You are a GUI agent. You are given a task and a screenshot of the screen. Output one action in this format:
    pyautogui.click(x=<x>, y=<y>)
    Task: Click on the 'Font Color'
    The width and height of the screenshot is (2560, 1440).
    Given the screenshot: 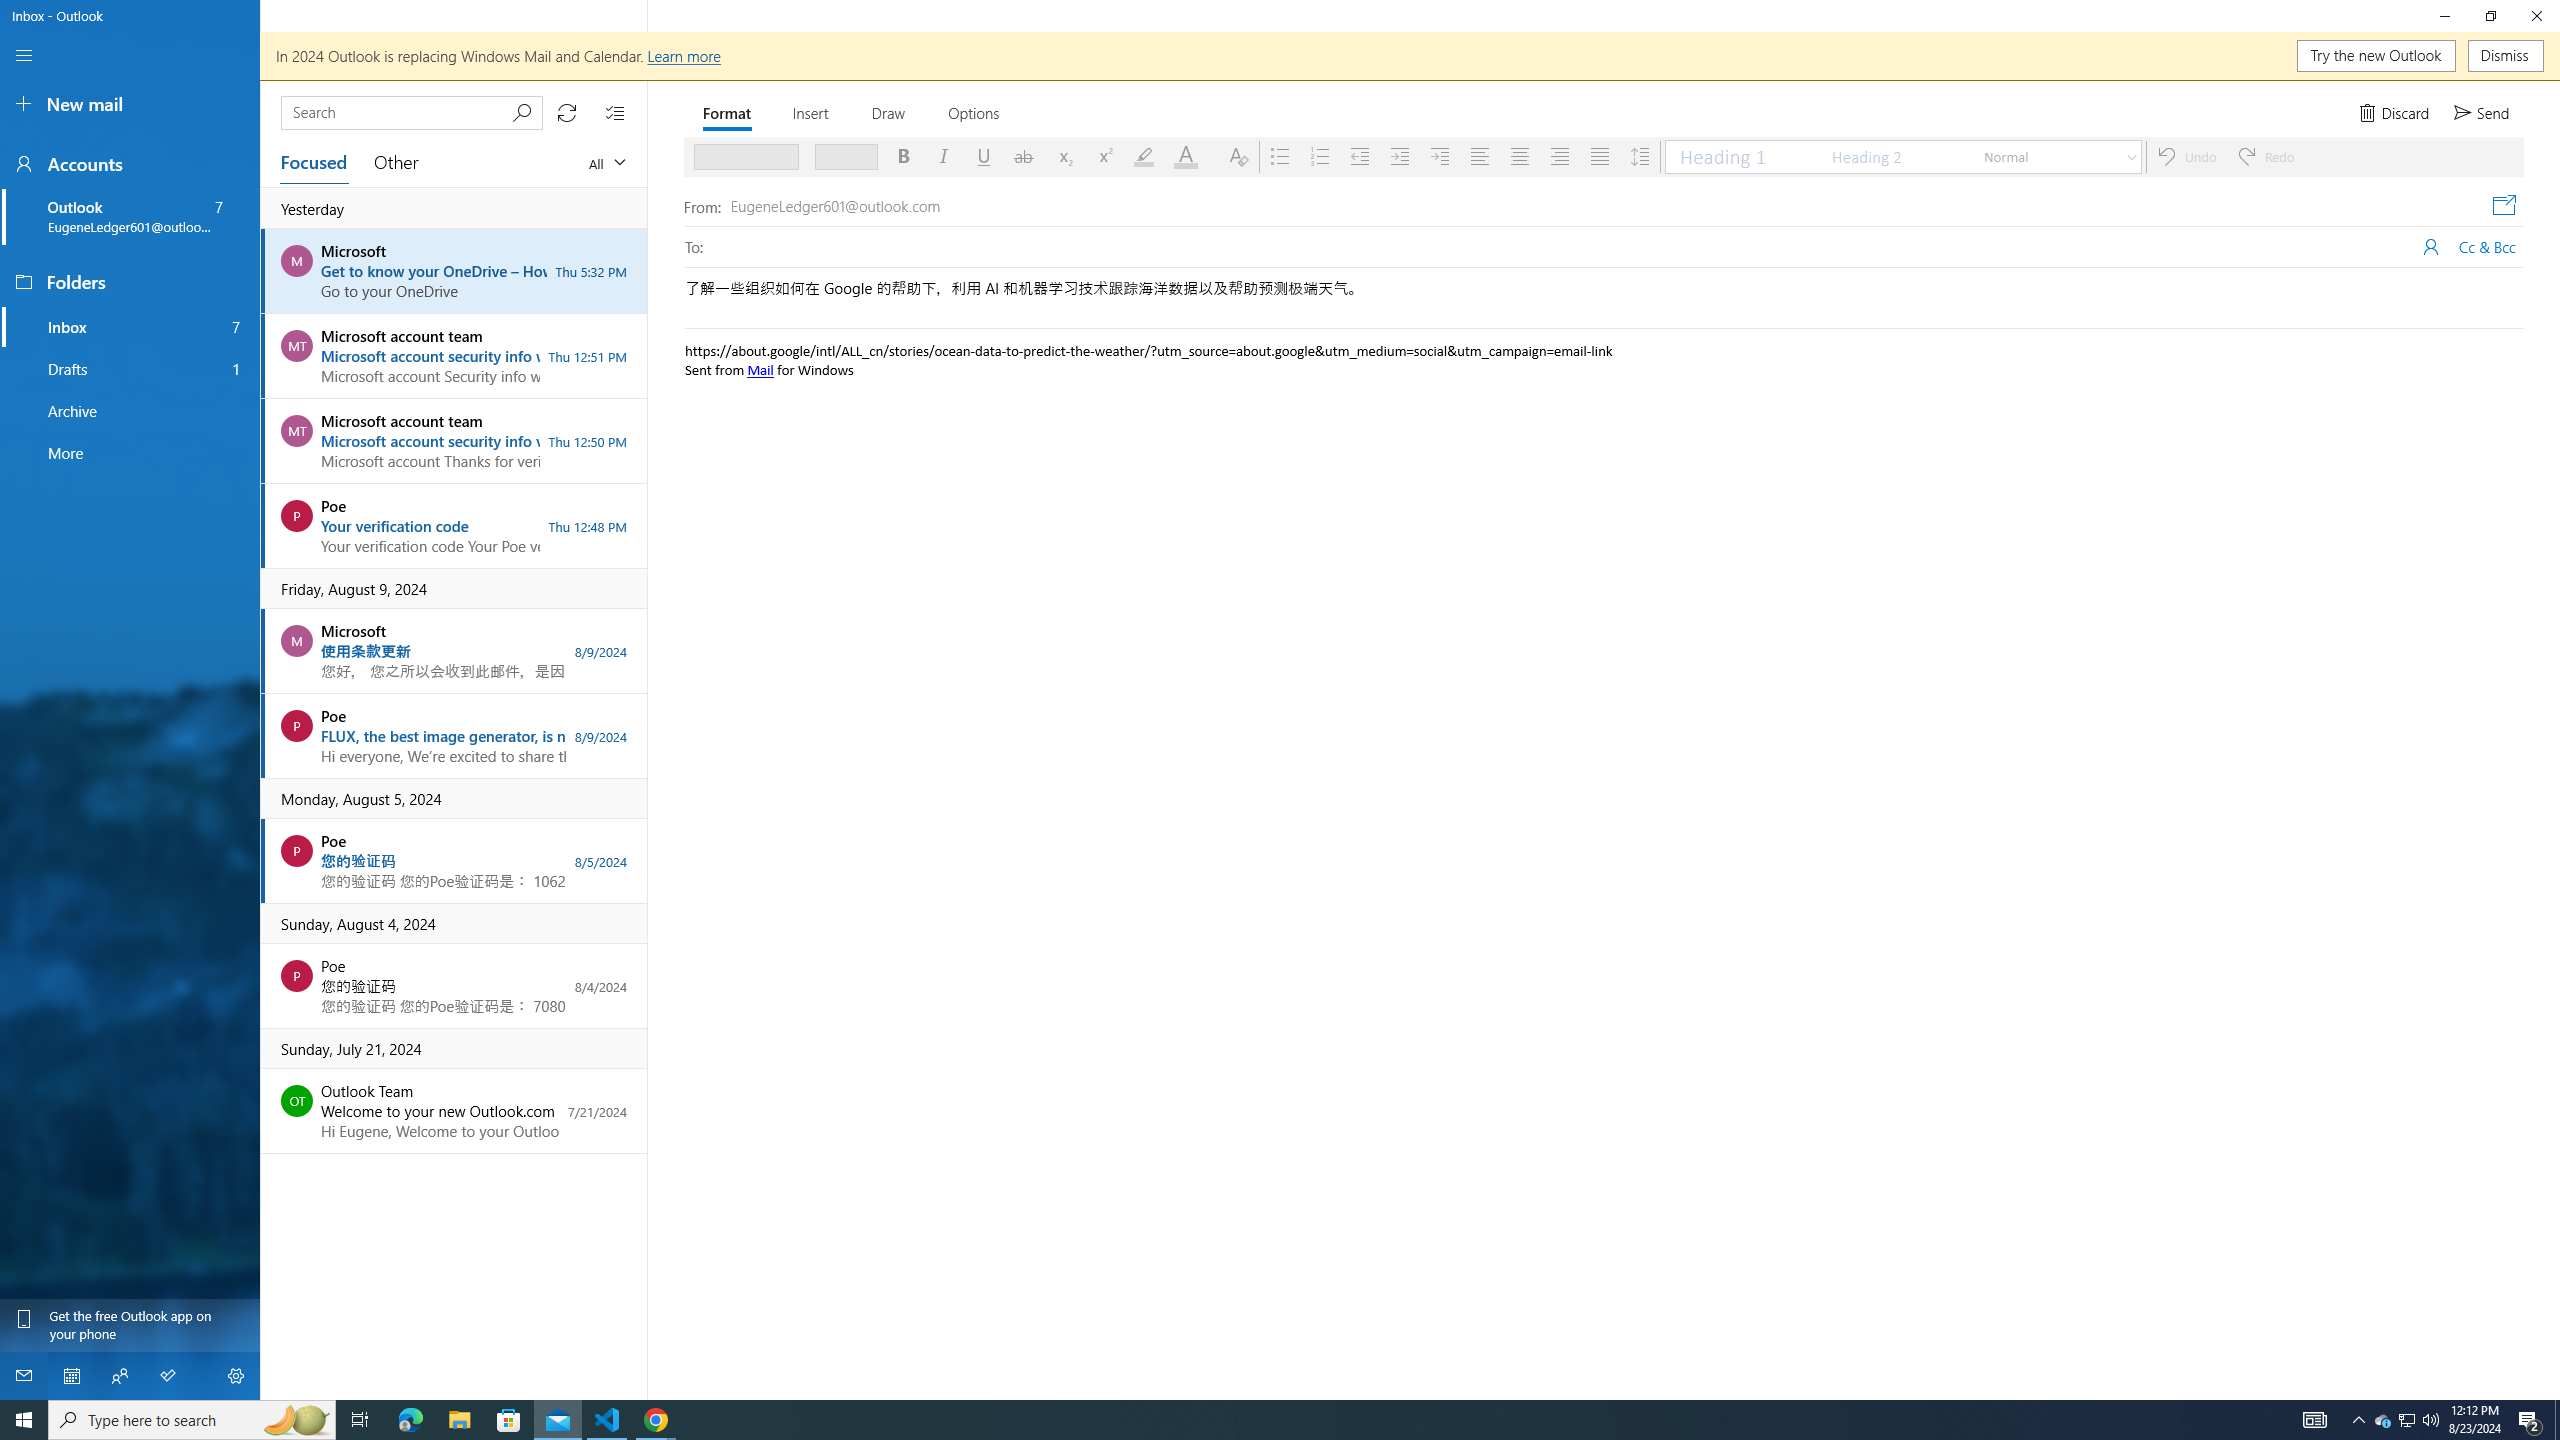 What is the action you would take?
    pyautogui.click(x=1190, y=156)
    